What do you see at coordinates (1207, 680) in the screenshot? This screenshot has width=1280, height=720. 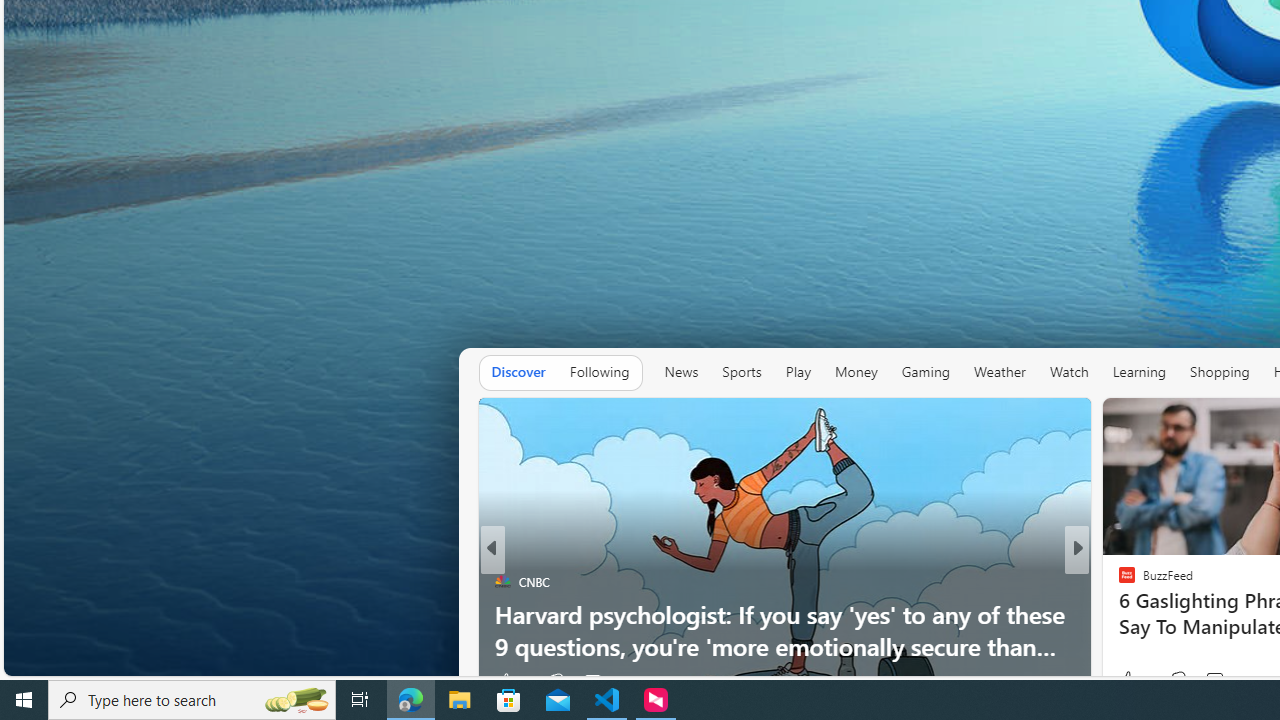 I see `'View comments 274 Comment'` at bounding box center [1207, 680].